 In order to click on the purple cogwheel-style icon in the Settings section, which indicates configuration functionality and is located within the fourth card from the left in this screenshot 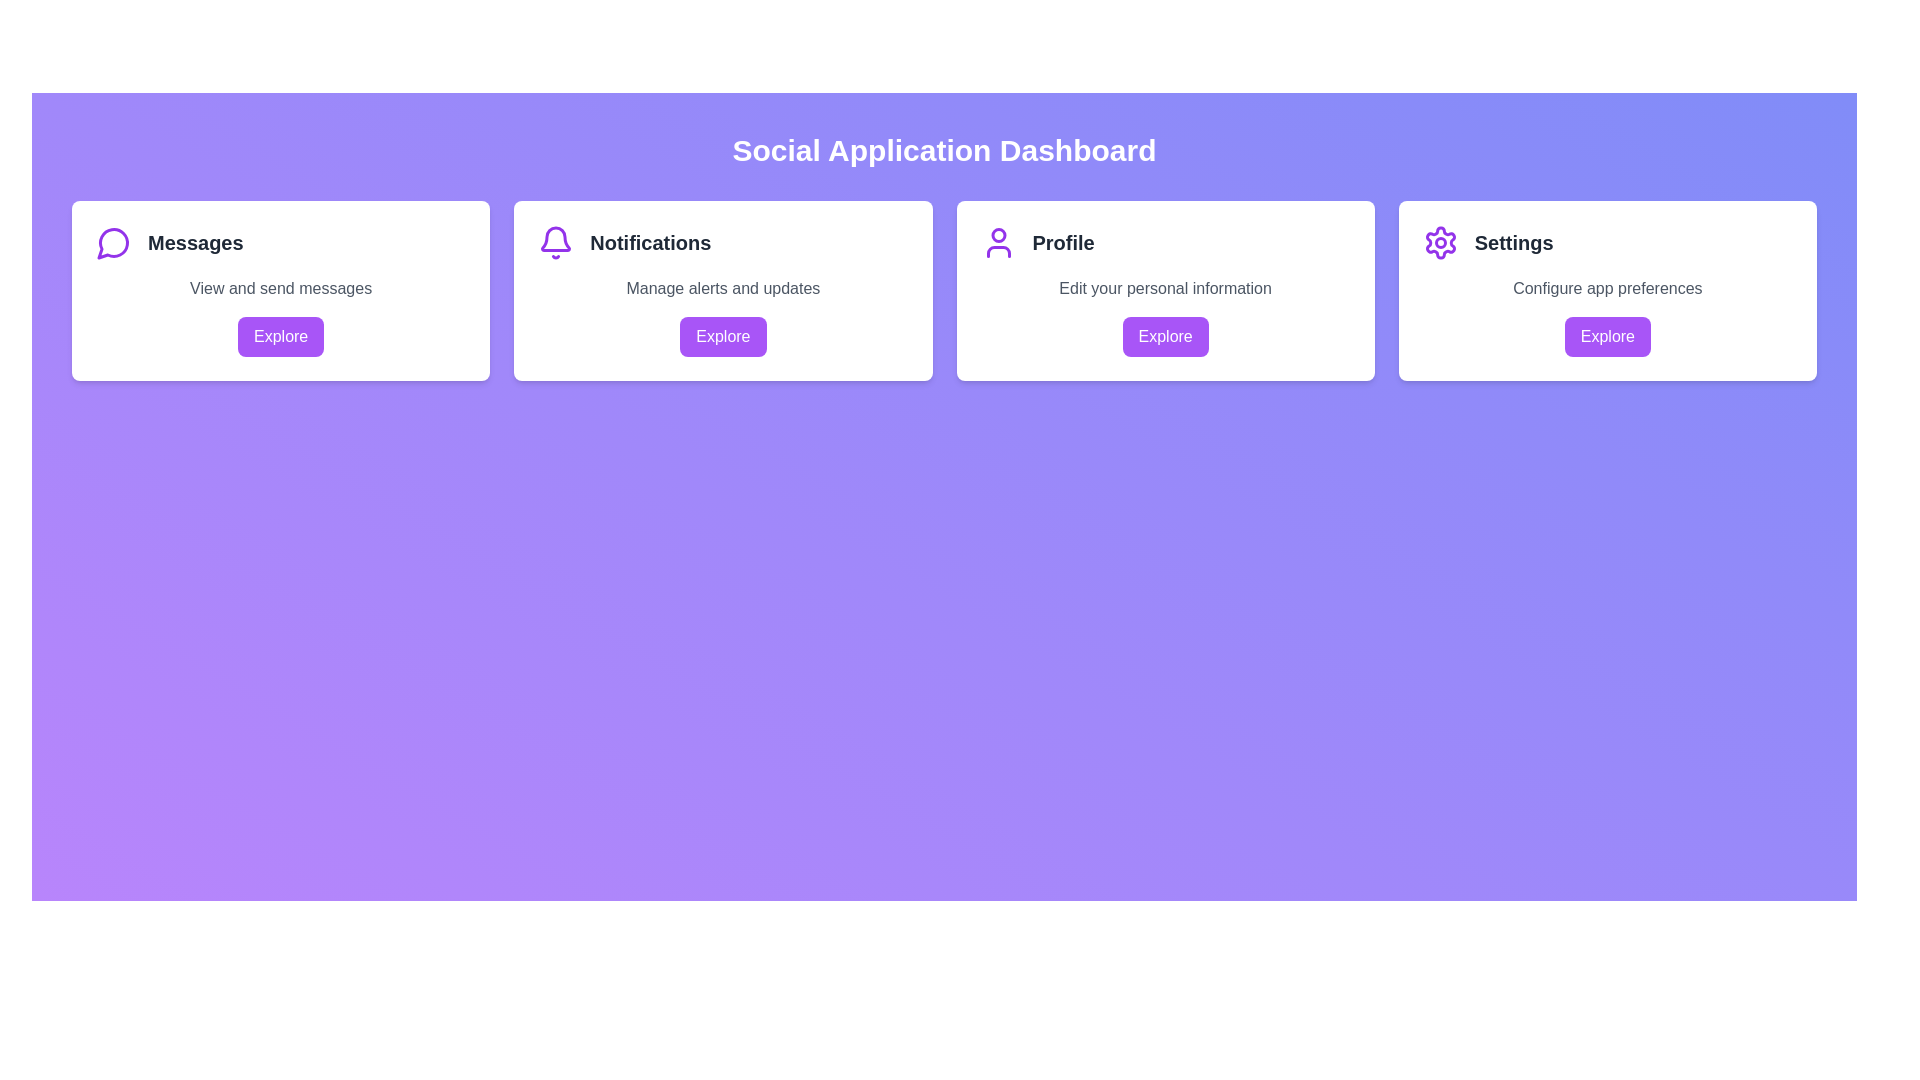, I will do `click(1440, 242)`.